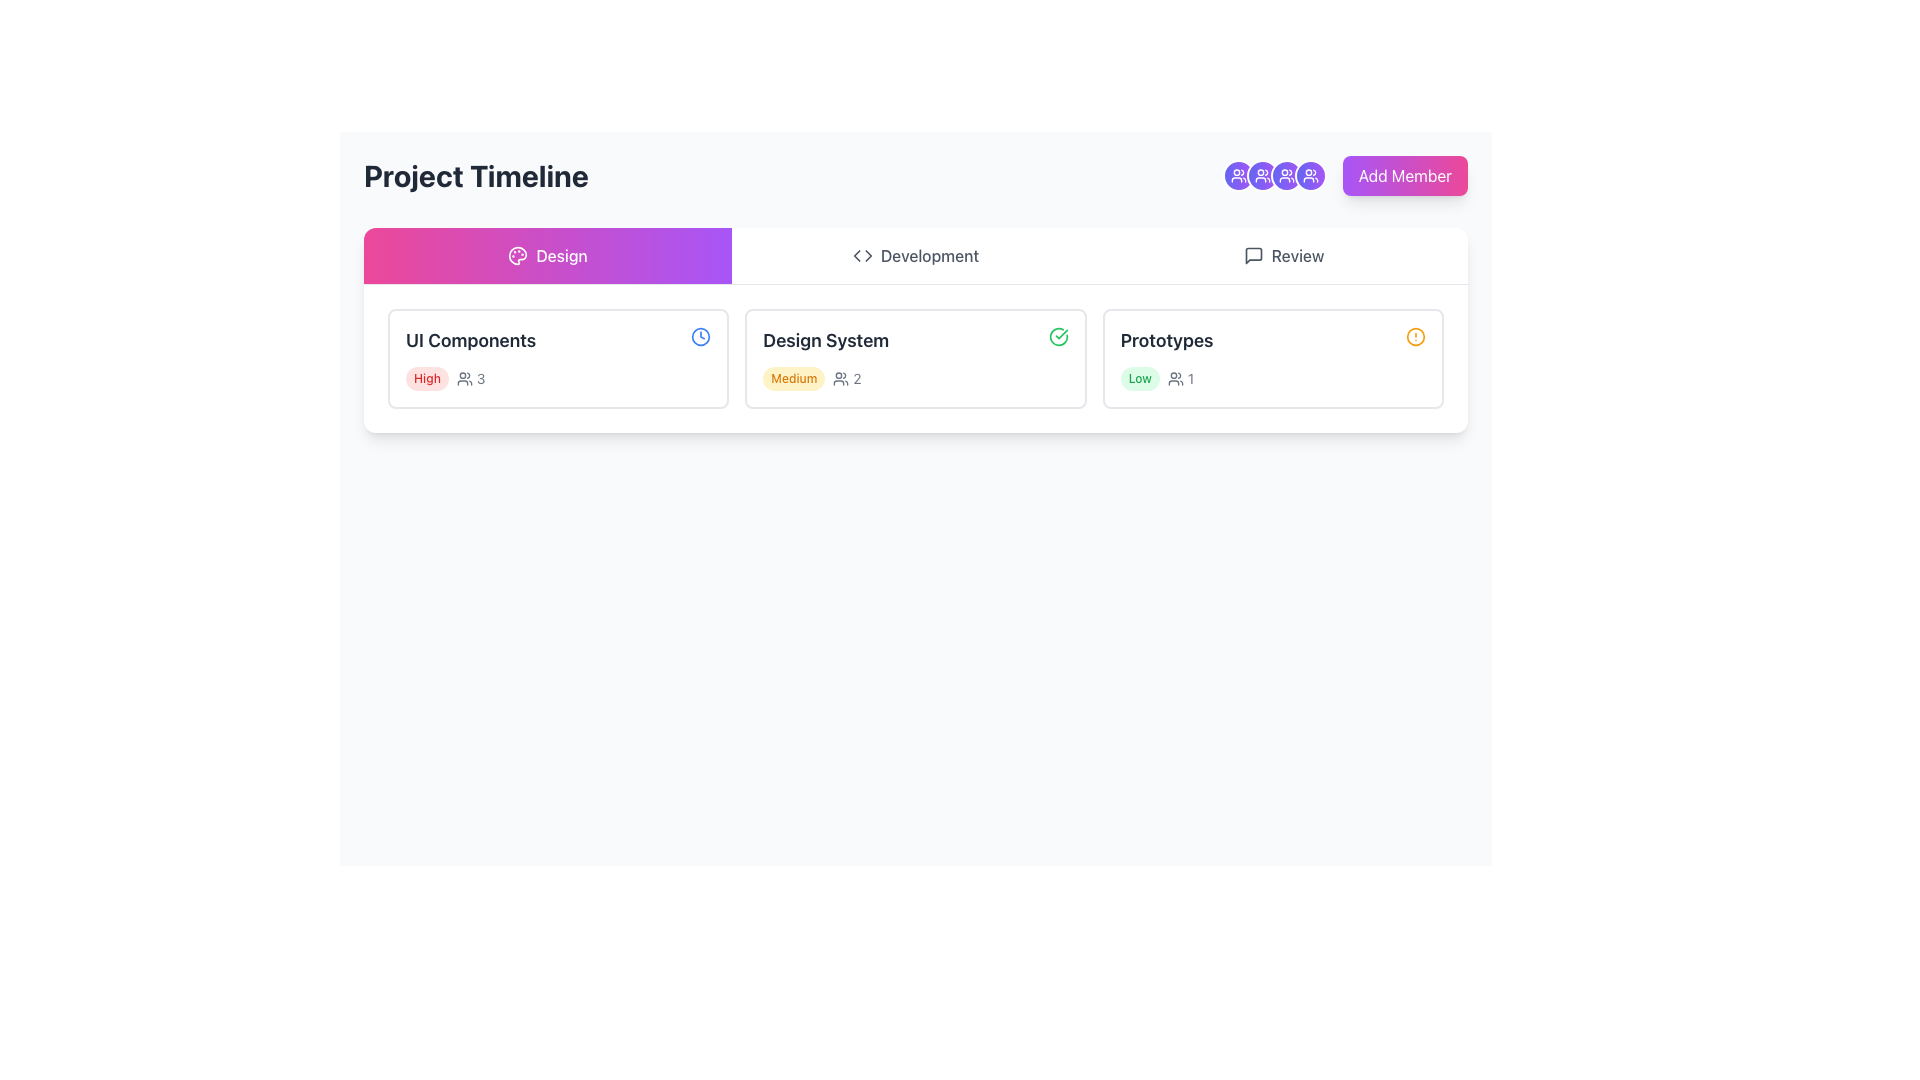  Describe the element at coordinates (1283, 254) in the screenshot. I see `the third tab button in the horizontal navigation bar` at that location.